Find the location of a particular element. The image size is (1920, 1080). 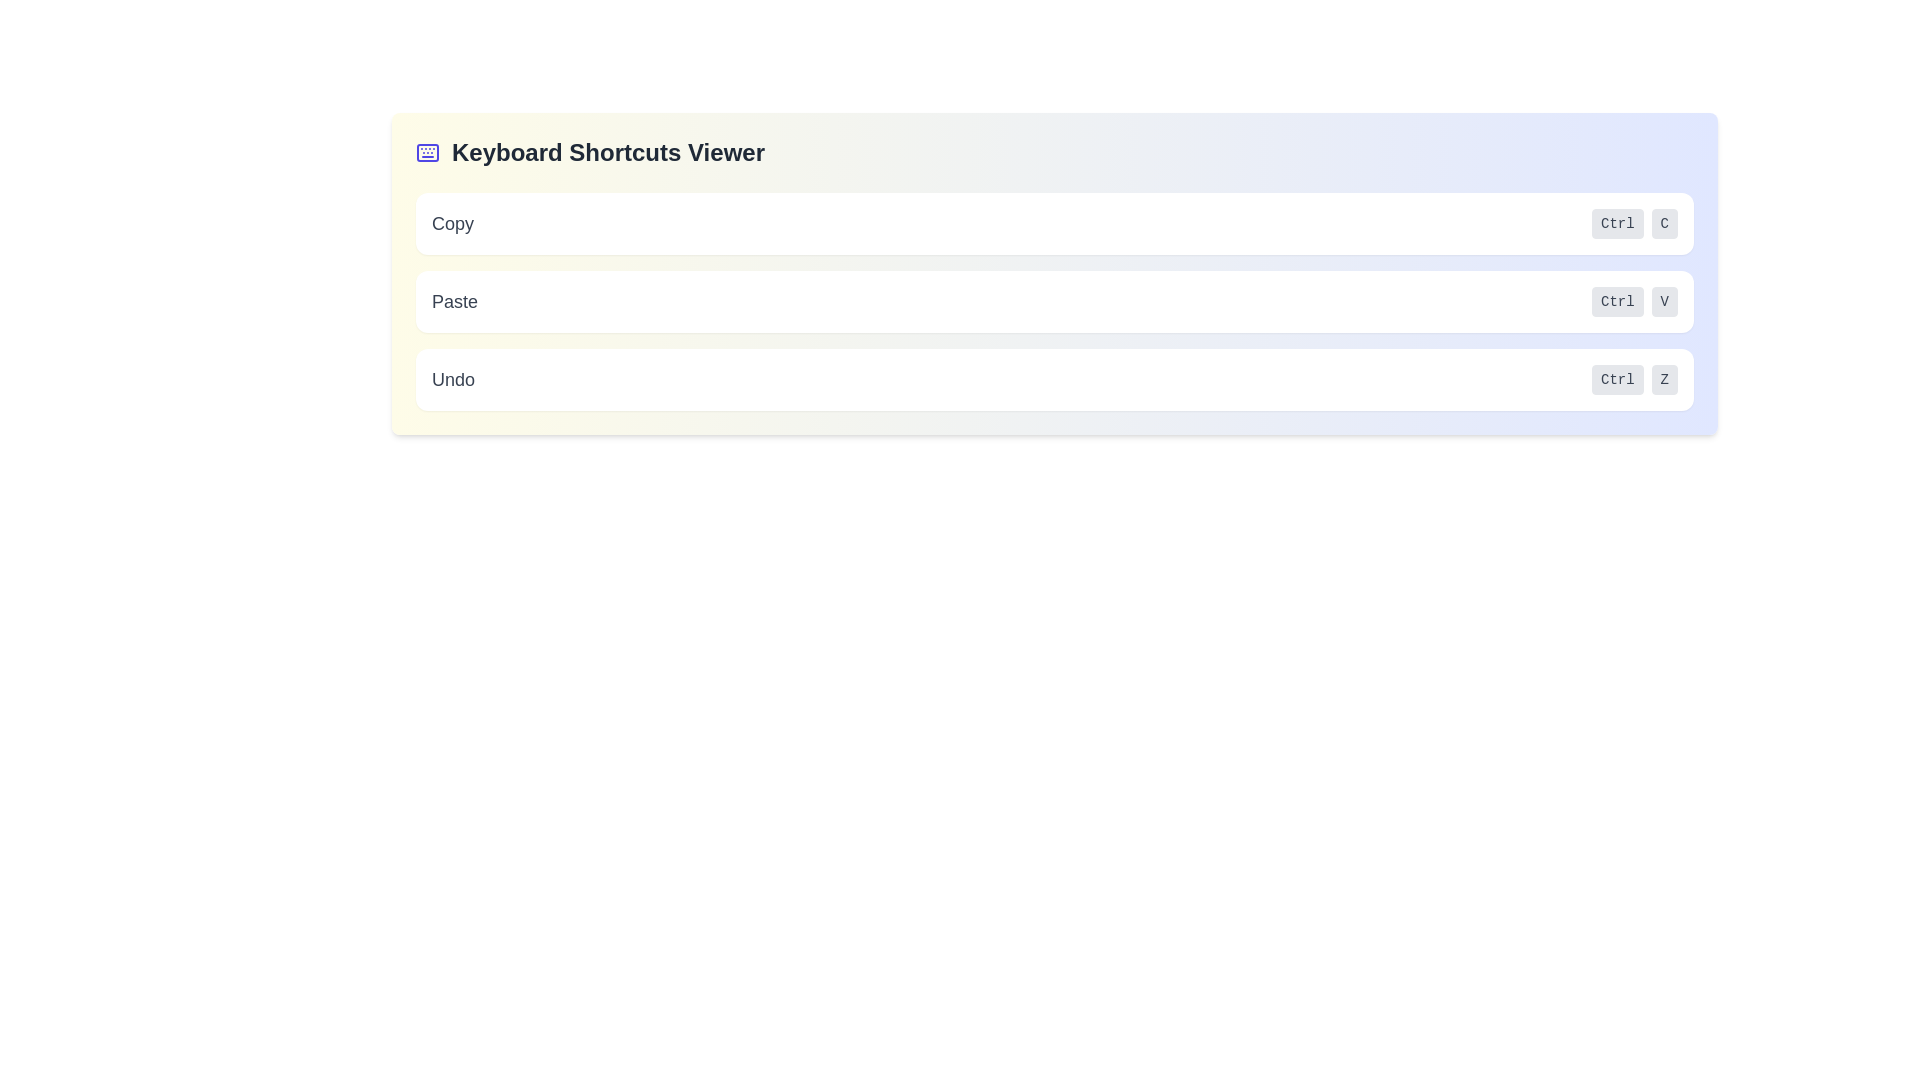

the indigo keyboard icon located at the top-left corner of the 'Keyboard Shortcuts Viewer' section, which is styled with a graphical outline is located at coordinates (426, 152).